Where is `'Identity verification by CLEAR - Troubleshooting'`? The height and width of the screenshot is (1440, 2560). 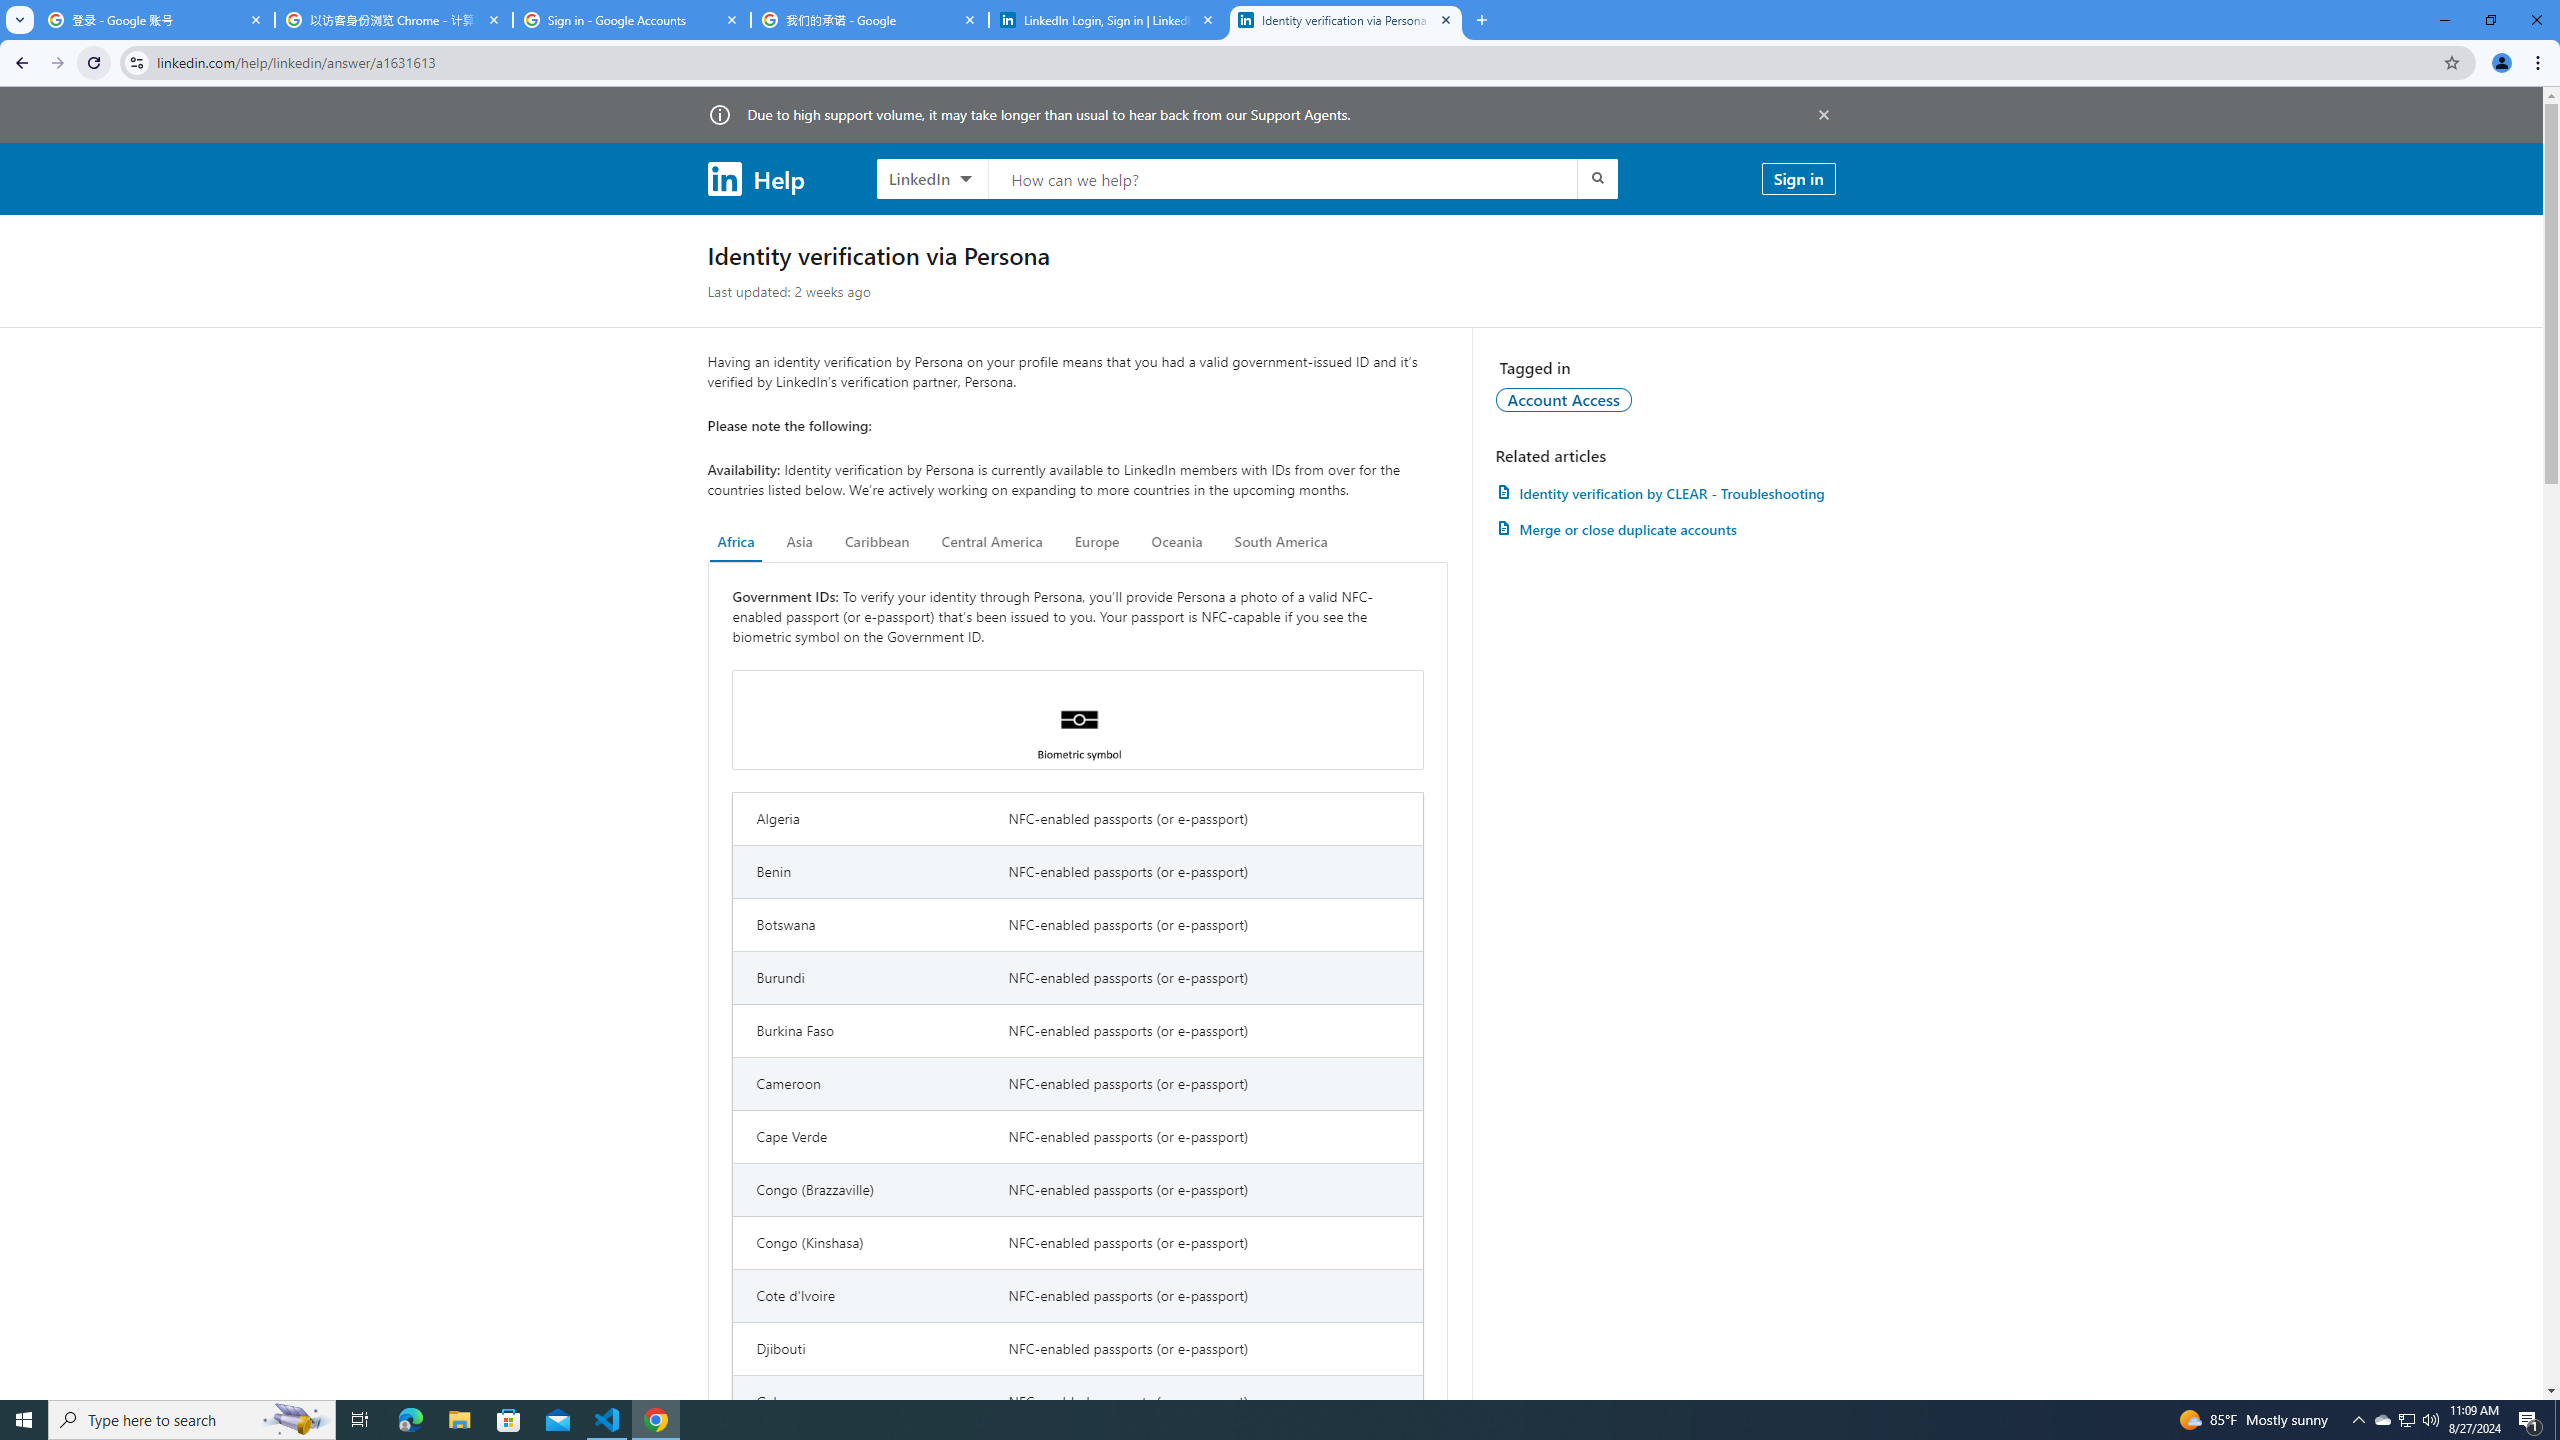
'Identity verification by CLEAR - Troubleshooting' is located at coordinates (1664, 493).